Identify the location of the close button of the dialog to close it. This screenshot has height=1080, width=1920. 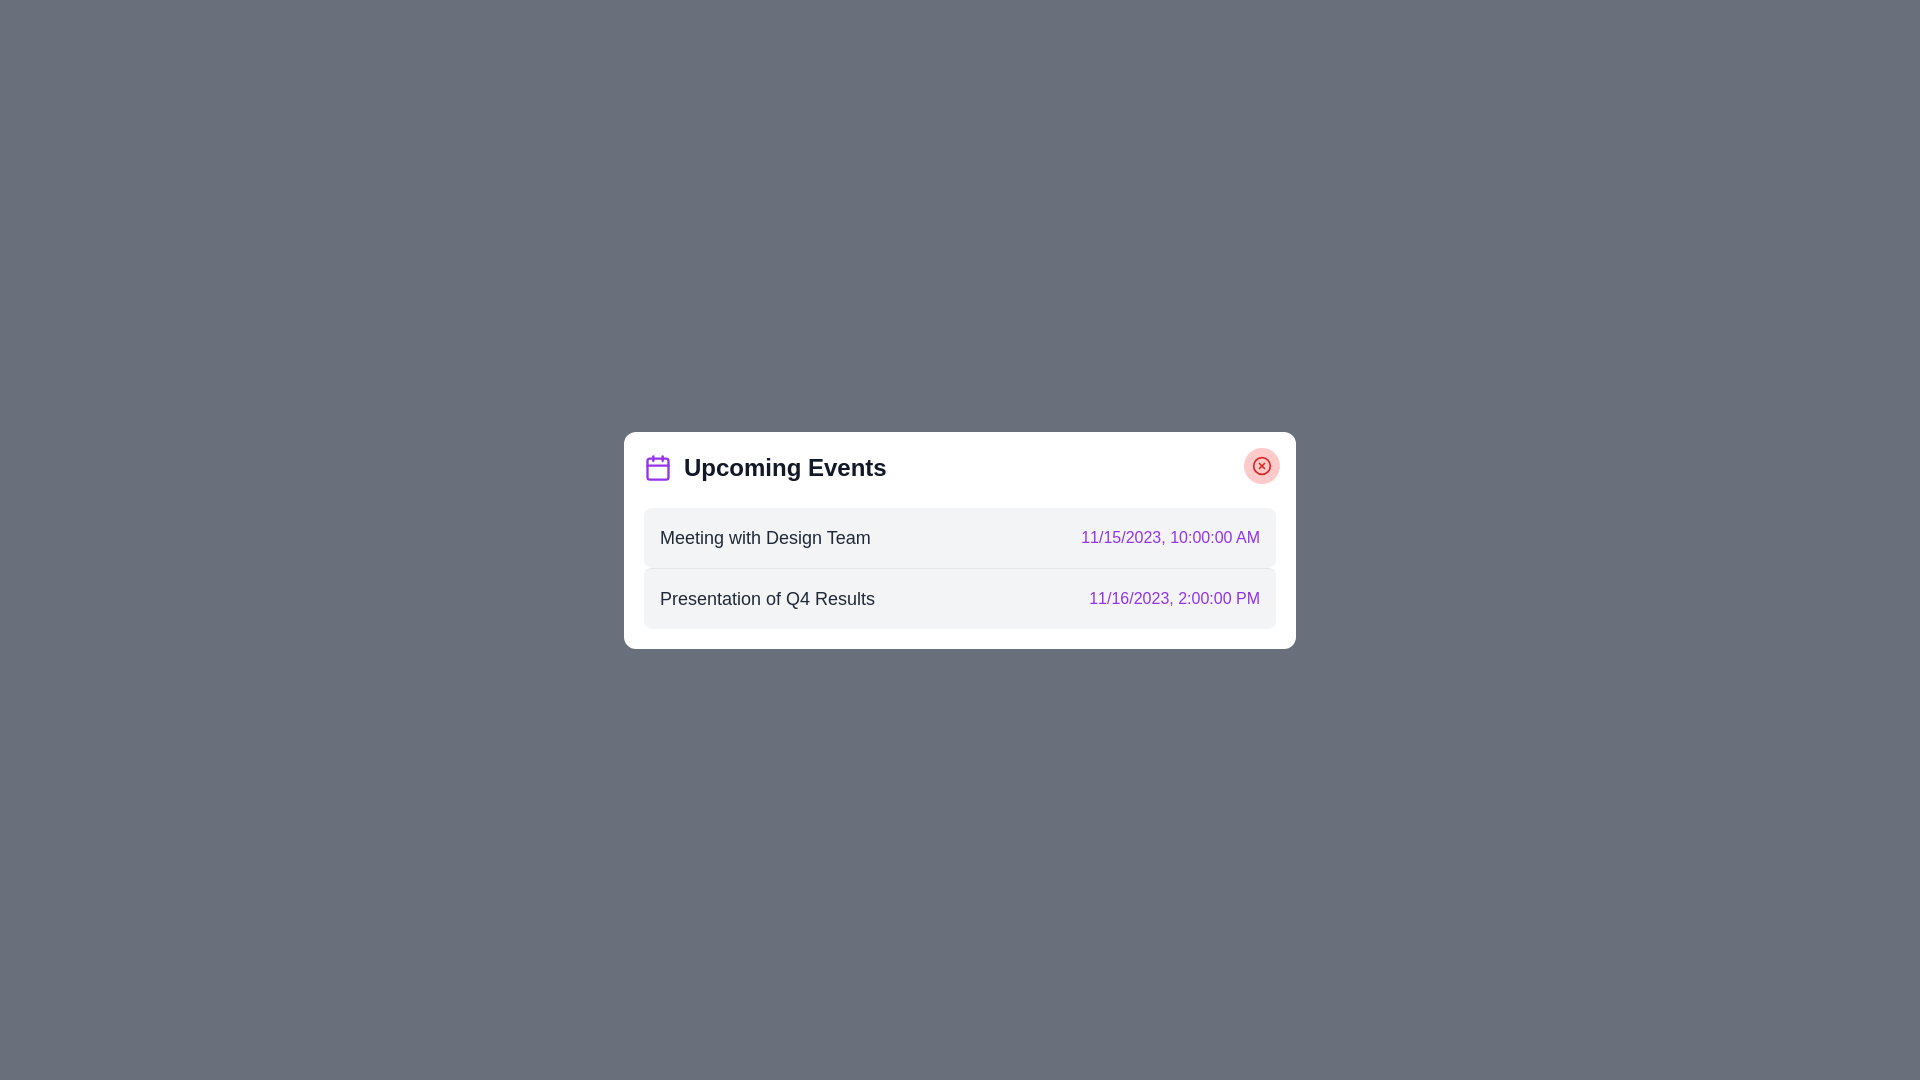
(1261, 465).